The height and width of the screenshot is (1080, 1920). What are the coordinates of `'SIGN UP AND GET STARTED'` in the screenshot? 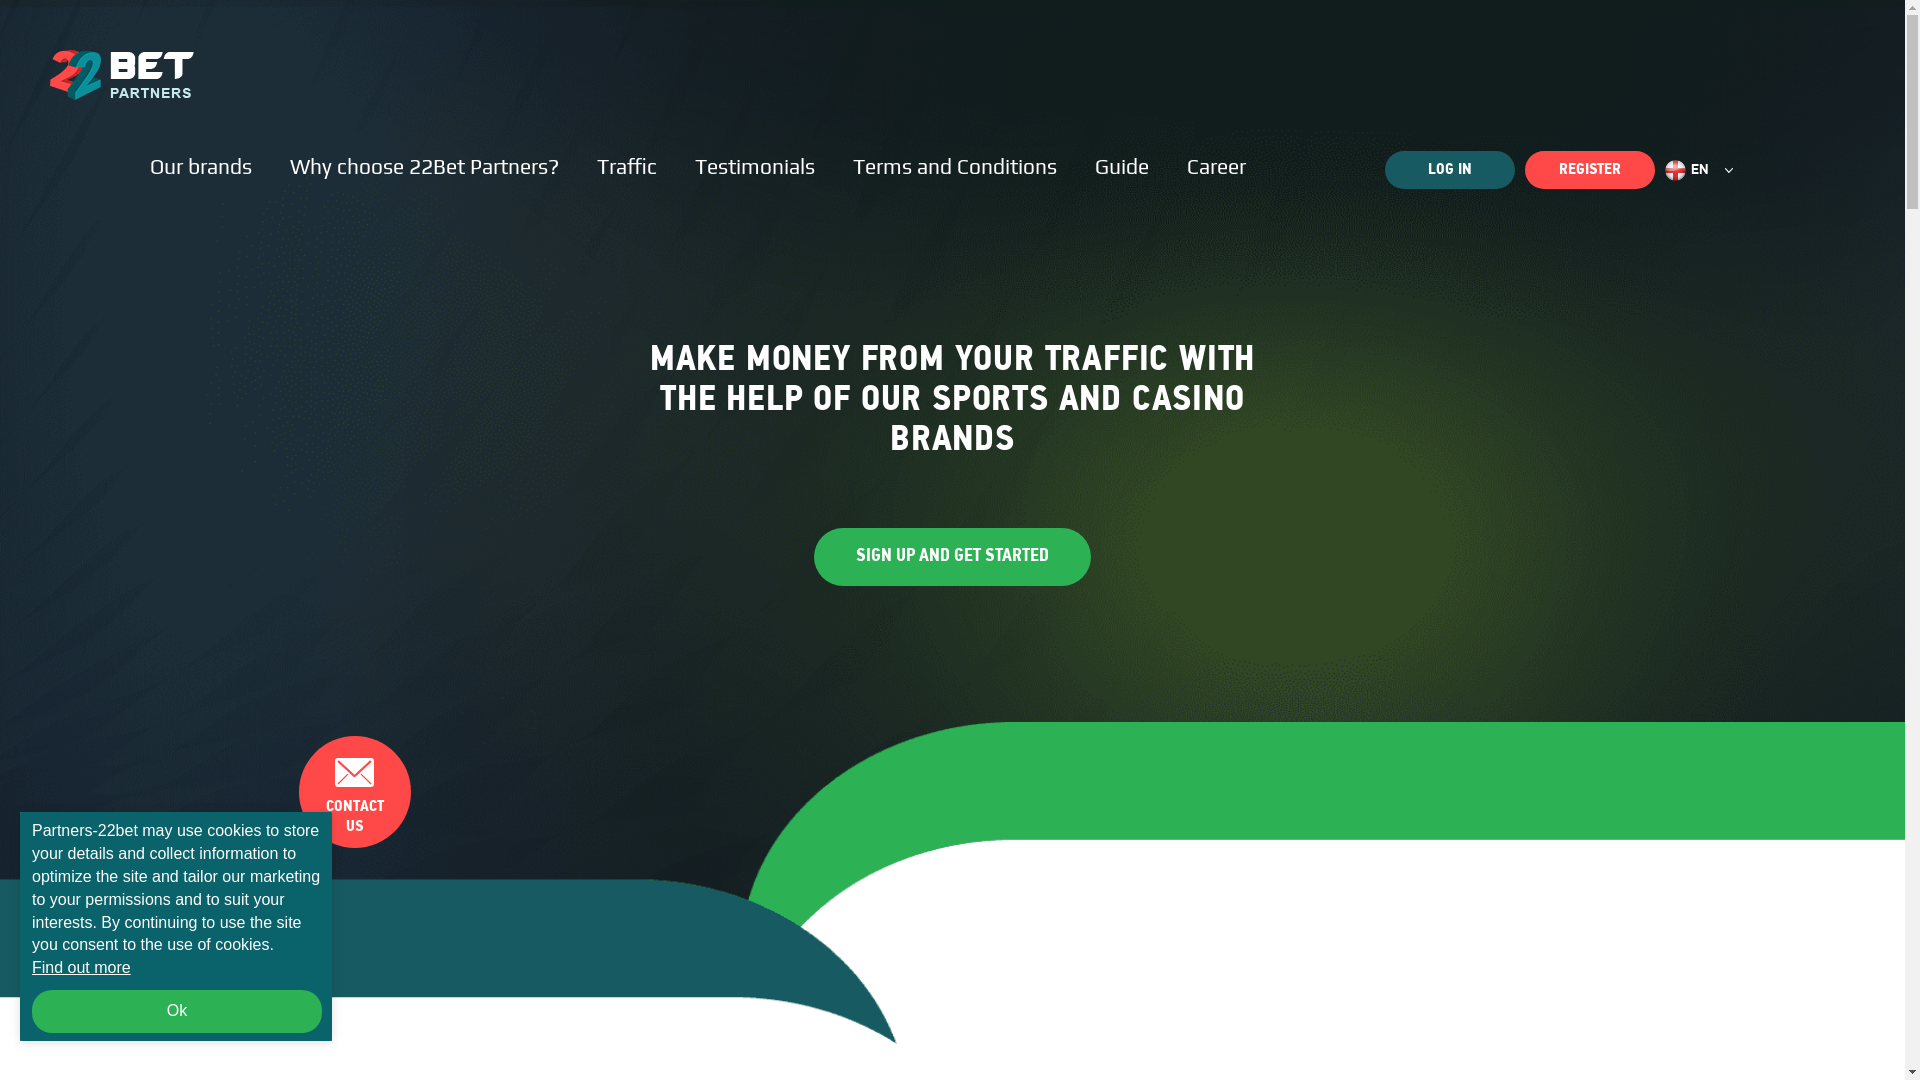 It's located at (951, 556).